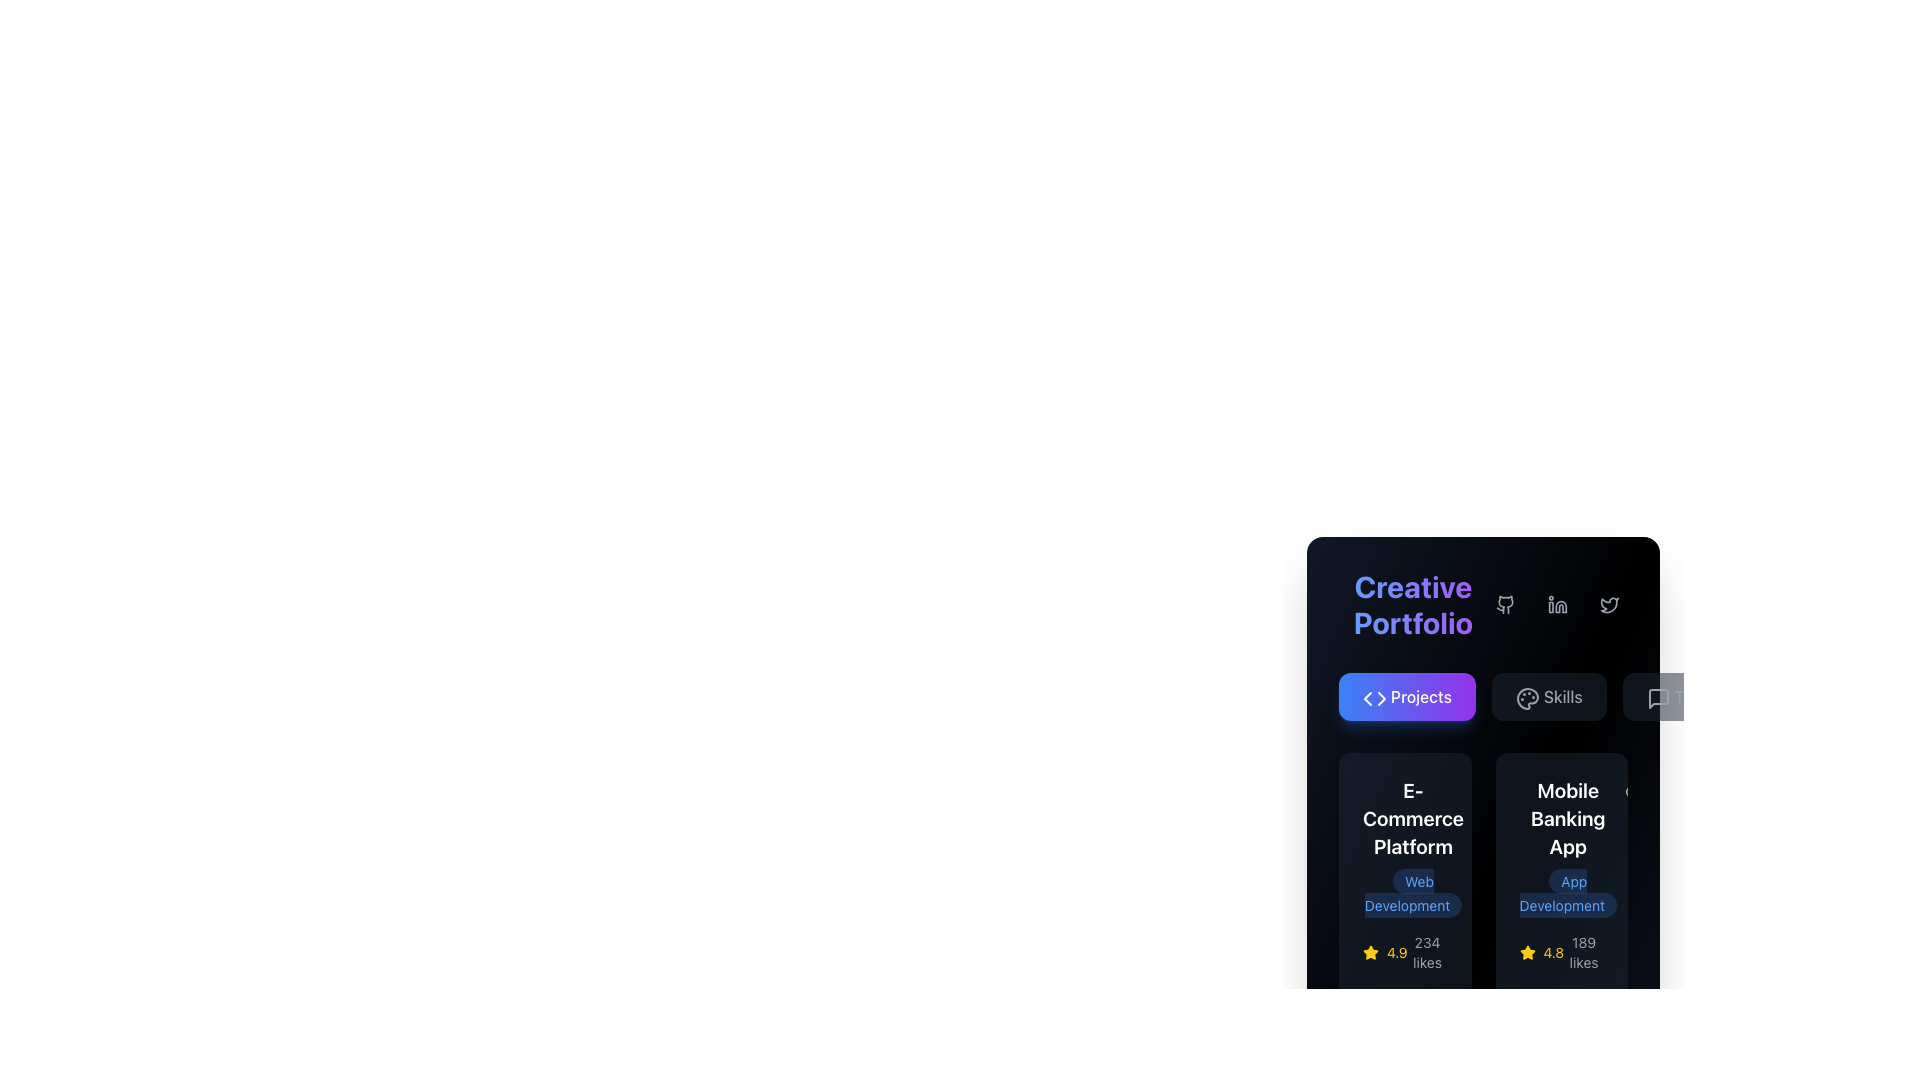 This screenshot has width=1920, height=1080. What do you see at coordinates (1552, 951) in the screenshot?
I see `the numeric rating label located in the bottom-right corner of the 'Mobile Banking App' card, which follows a star icon` at bounding box center [1552, 951].